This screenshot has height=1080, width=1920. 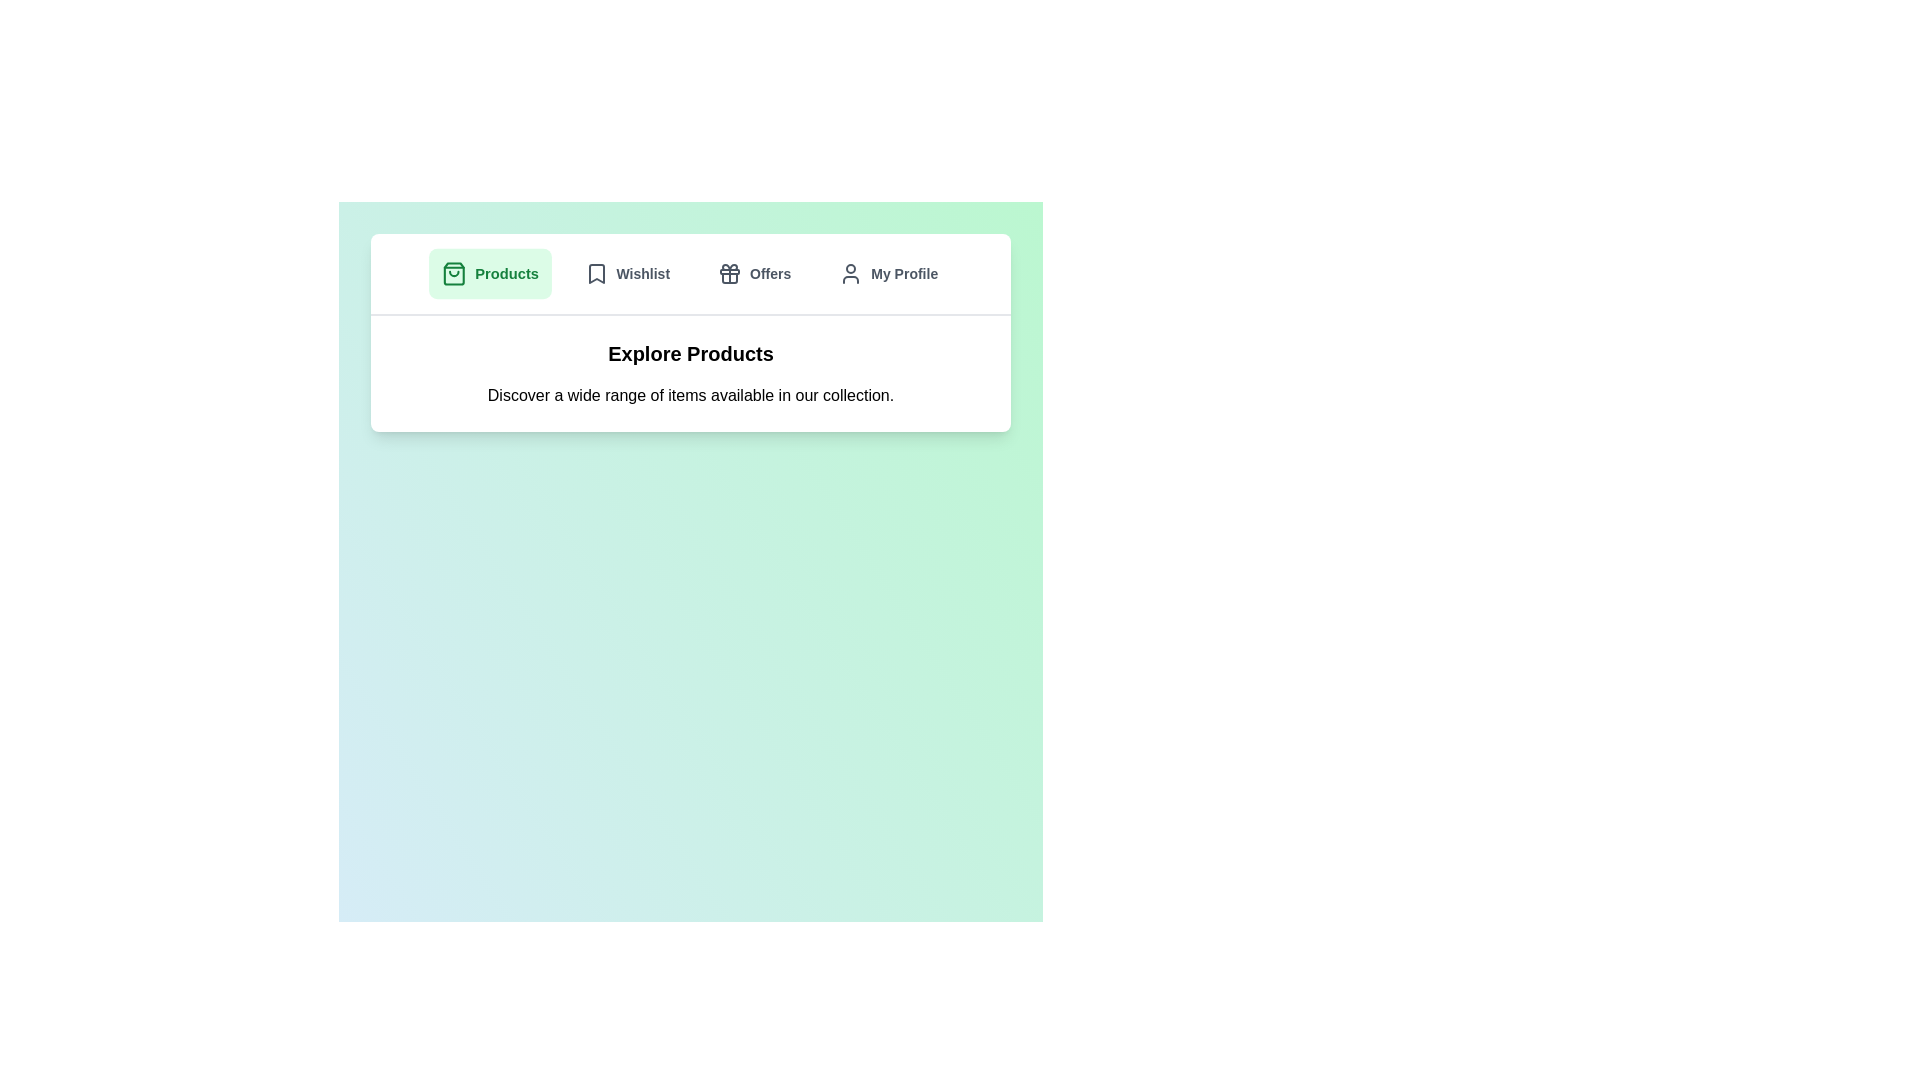 I want to click on the 'Products' button in the navigation bar, which is marked with a green background when active, so click(x=453, y=273).